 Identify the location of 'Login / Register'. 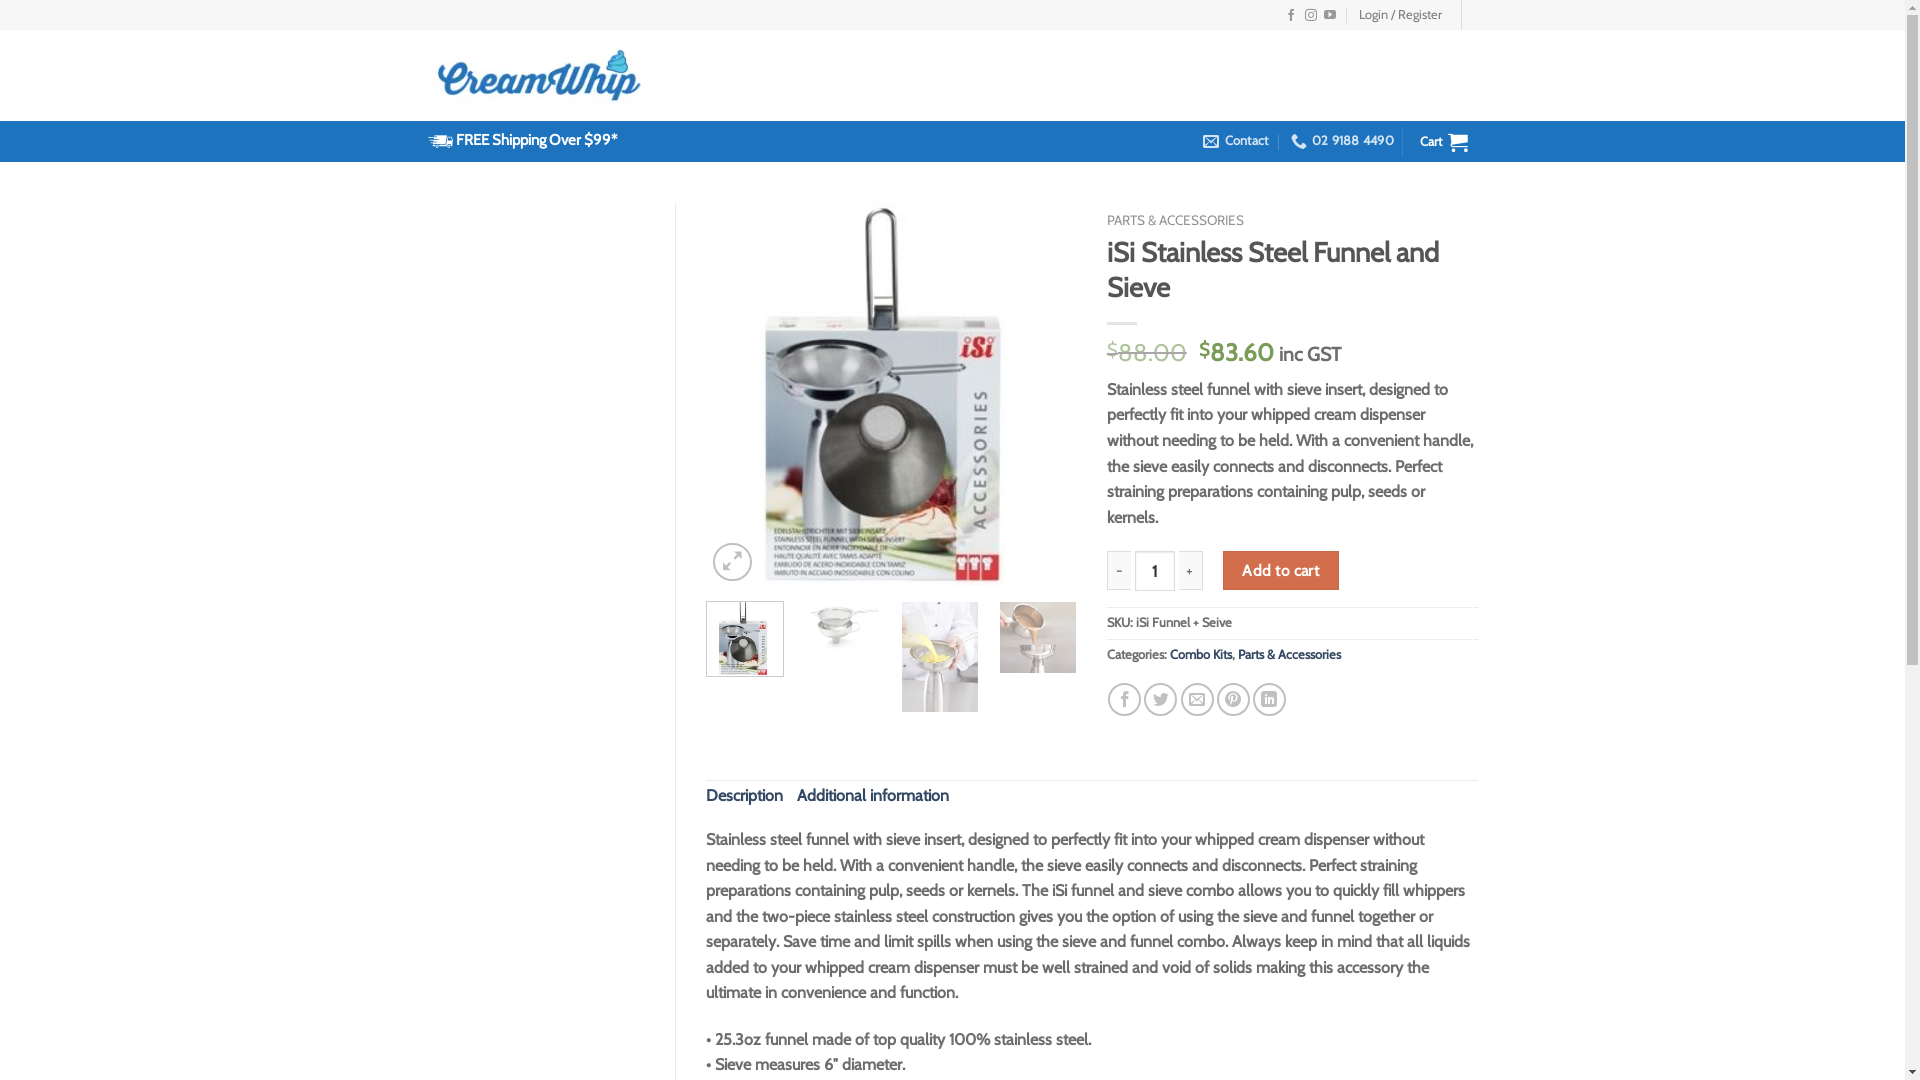
(1399, 15).